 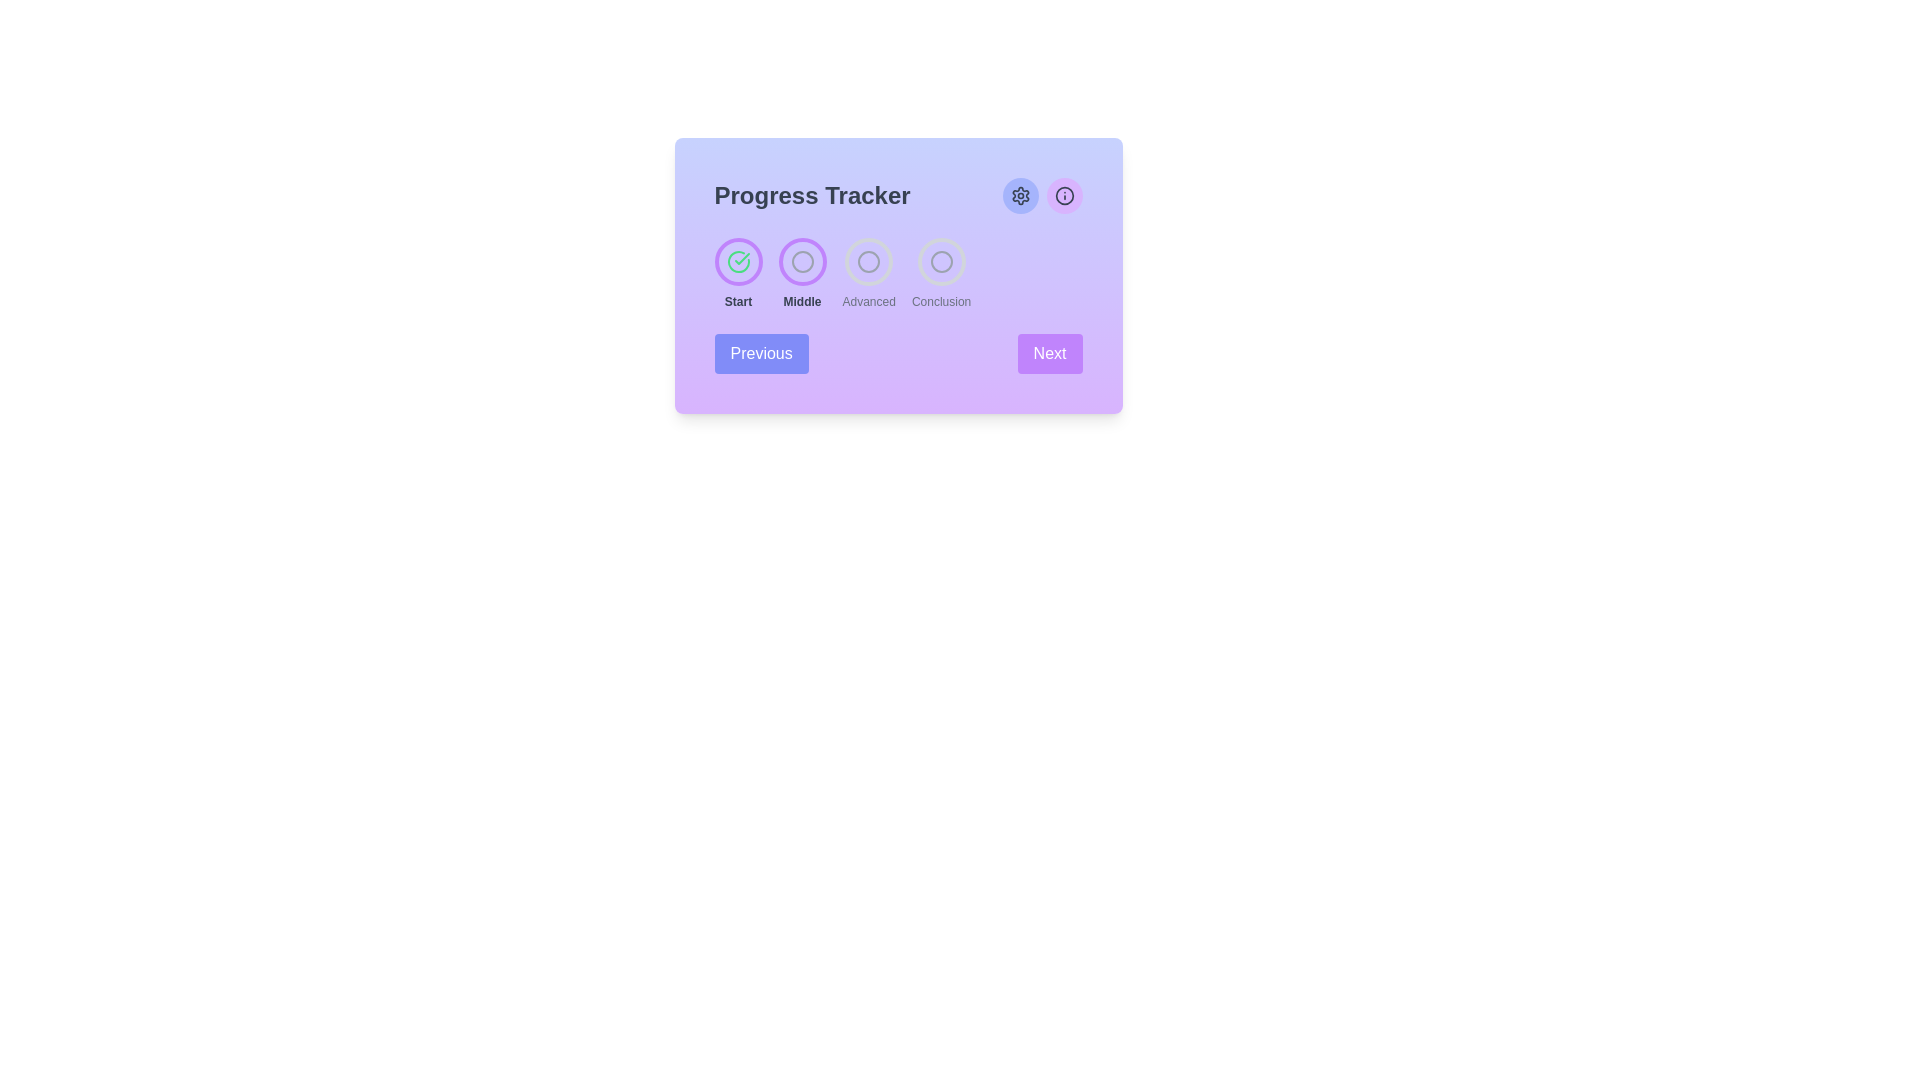 What do you see at coordinates (802, 261) in the screenshot?
I see `the circular visual indicator representing the 'Middle' step in the 'Progress Tracker' component, which is styled as an empty ring with a gray stroke` at bounding box center [802, 261].